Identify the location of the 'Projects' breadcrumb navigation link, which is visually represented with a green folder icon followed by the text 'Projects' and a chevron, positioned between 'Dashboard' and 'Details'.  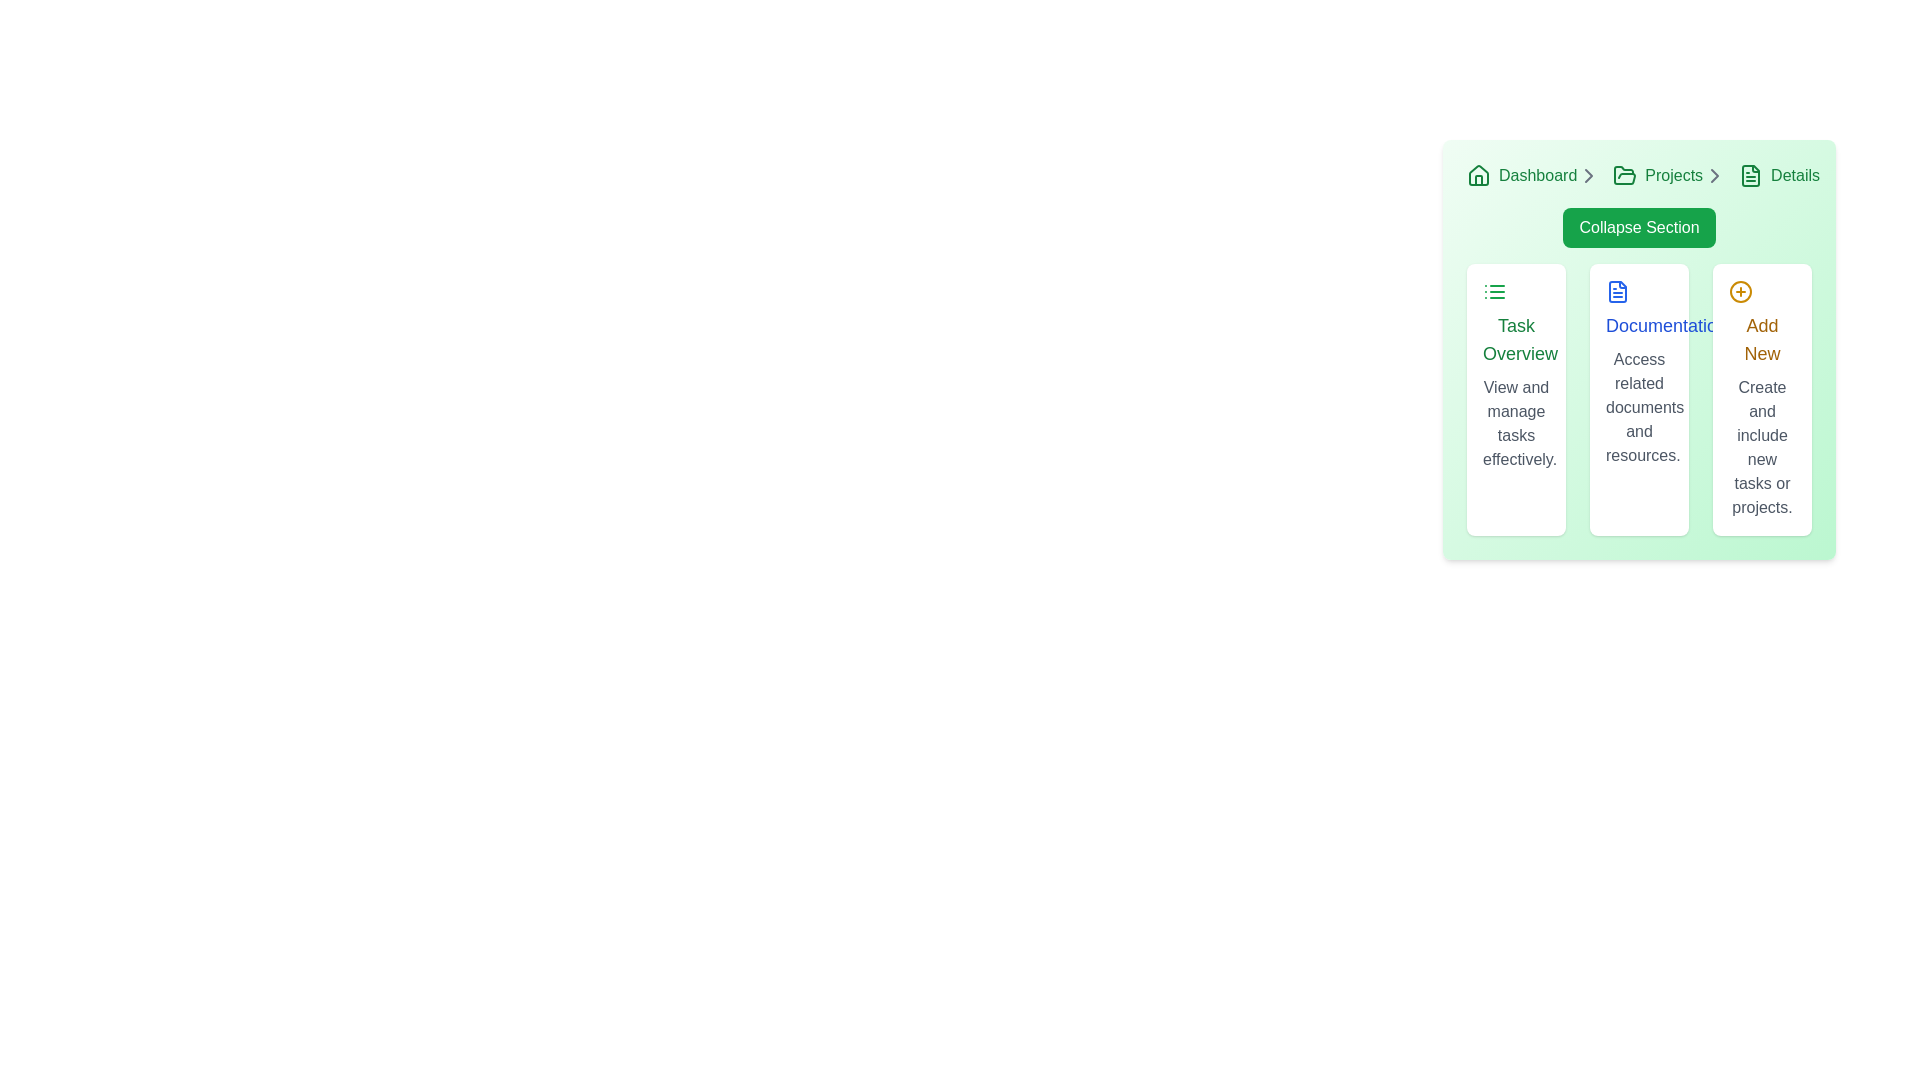
(1670, 175).